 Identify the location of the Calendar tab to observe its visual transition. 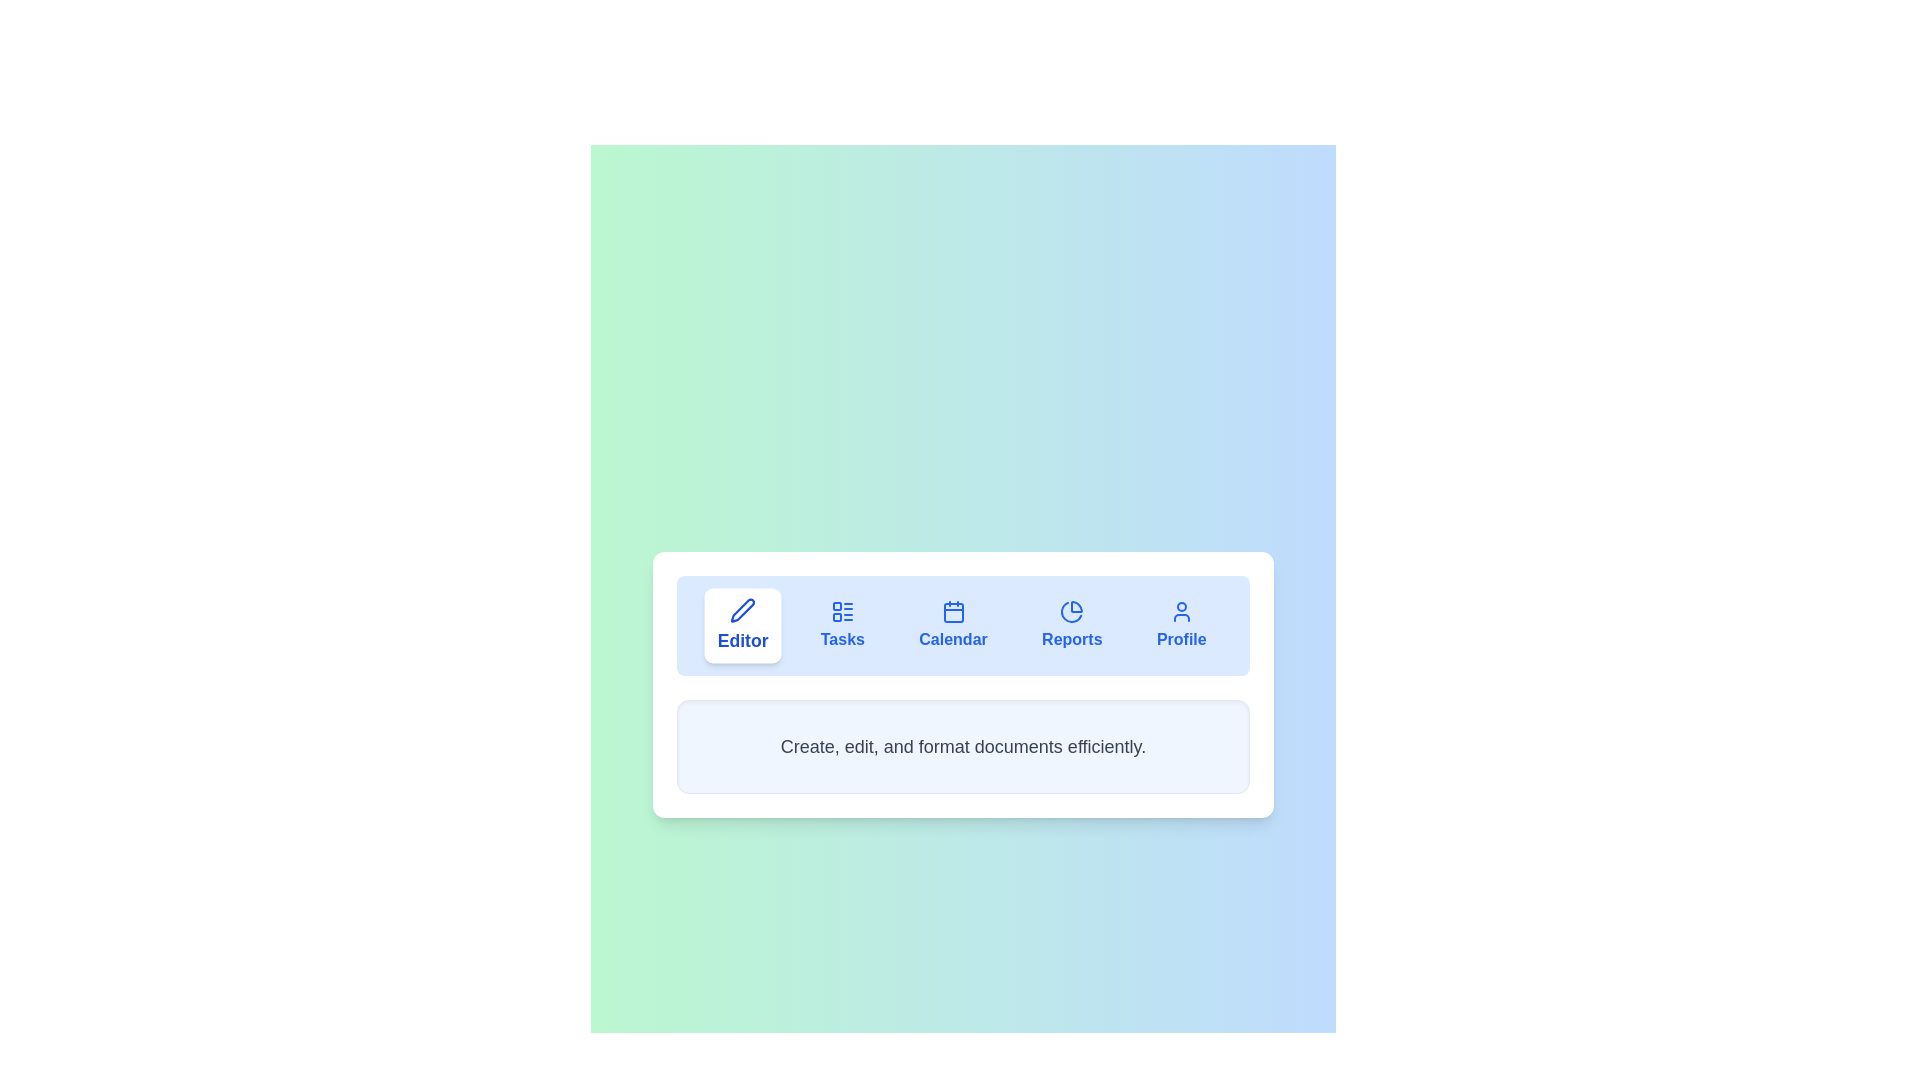
(952, 624).